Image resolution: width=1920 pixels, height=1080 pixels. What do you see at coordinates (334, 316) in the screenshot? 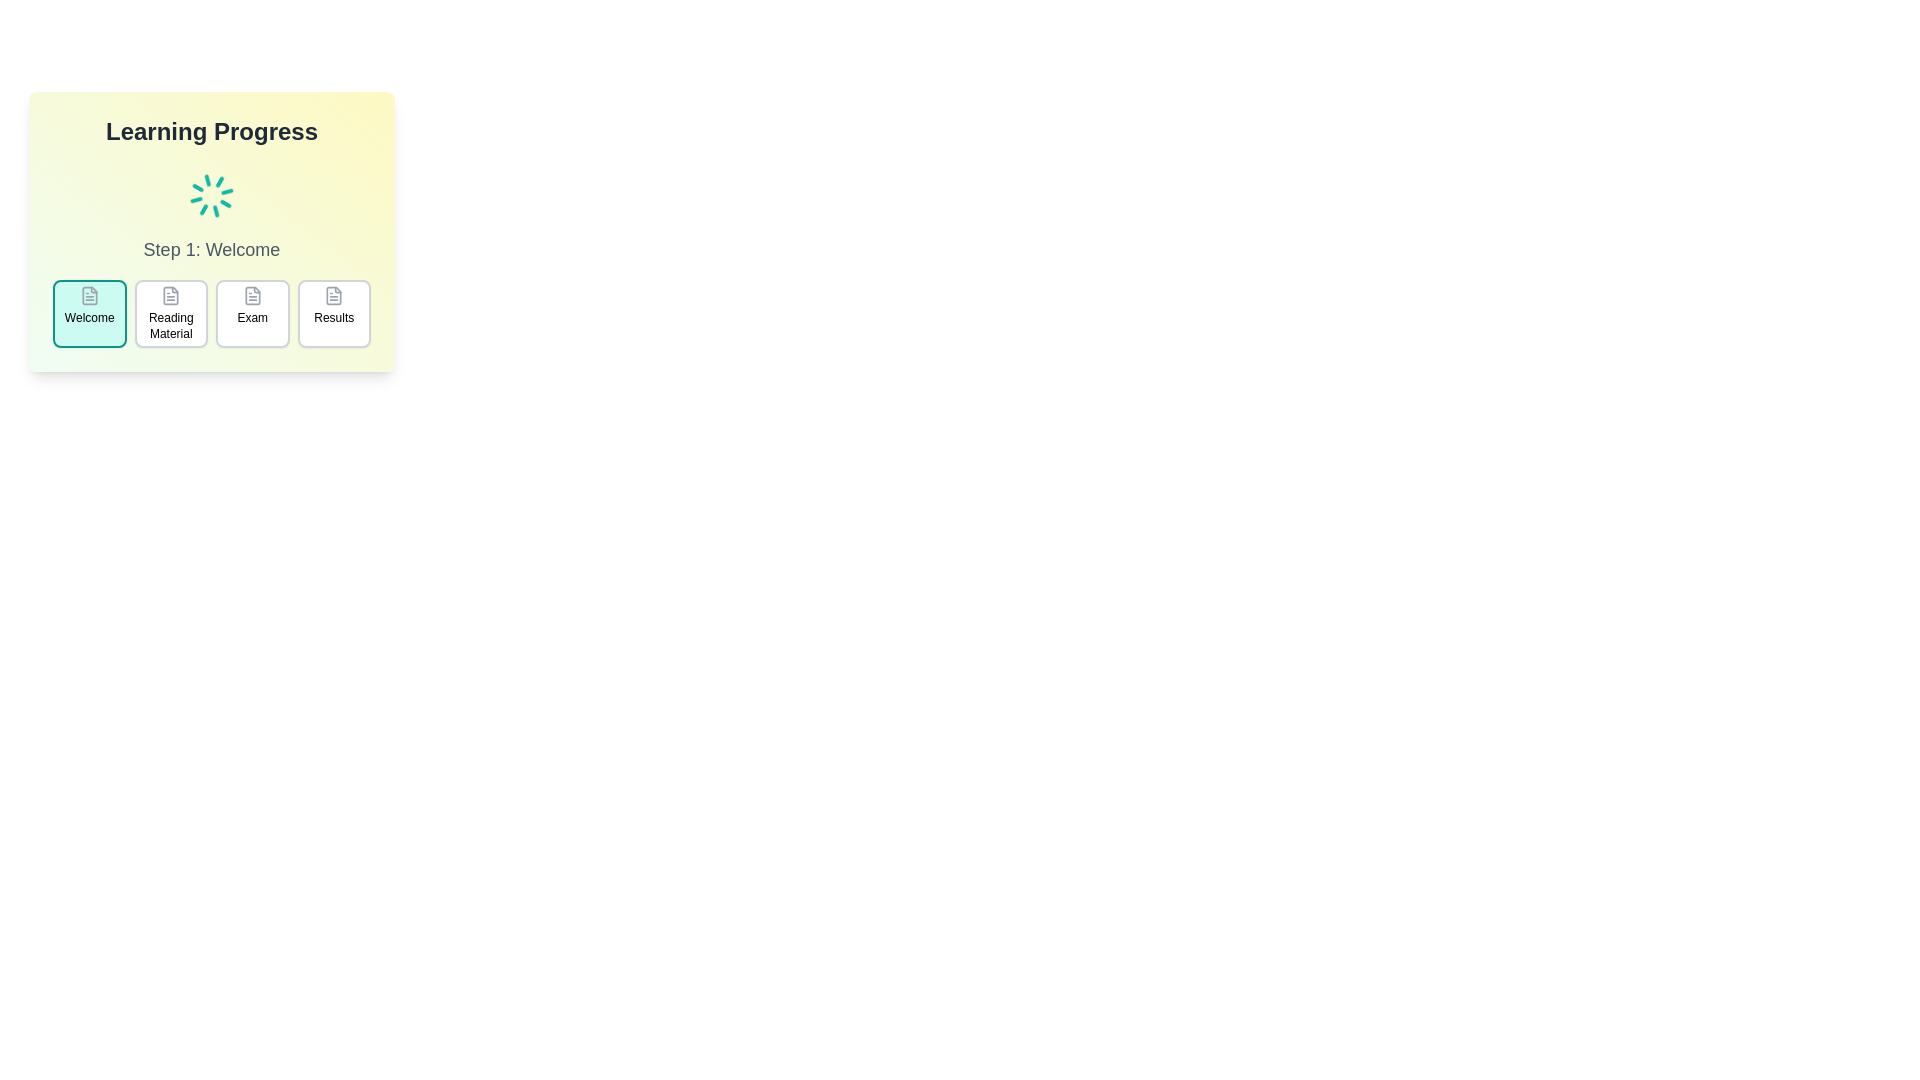
I see `the text label at the bottom-center of the last card in the 'Learning Progress' section` at bounding box center [334, 316].